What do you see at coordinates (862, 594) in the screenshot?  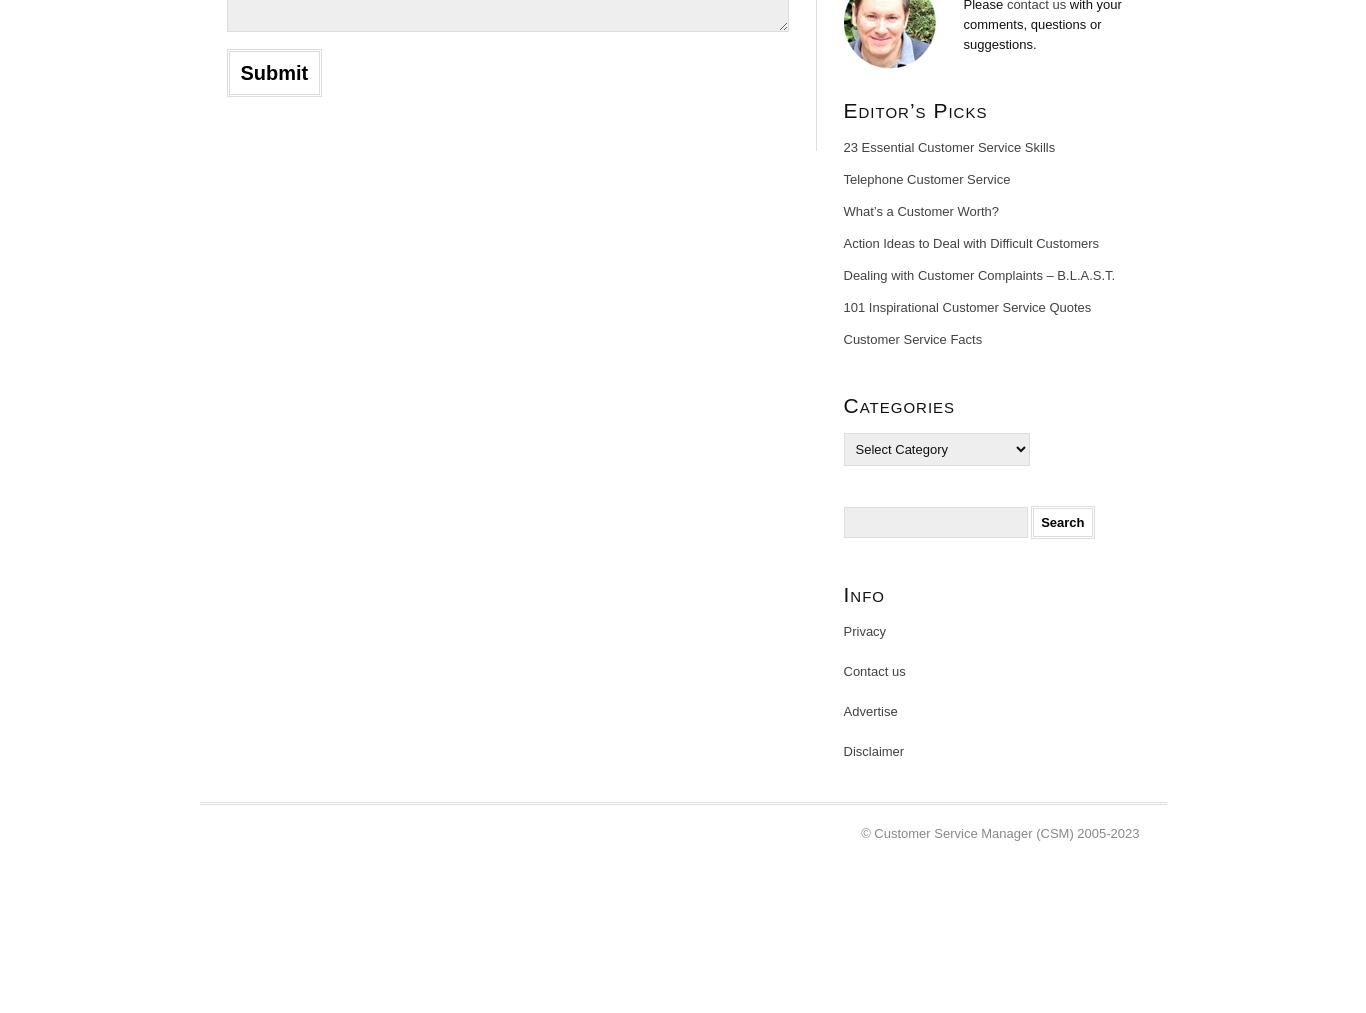 I see `'Info'` at bounding box center [862, 594].